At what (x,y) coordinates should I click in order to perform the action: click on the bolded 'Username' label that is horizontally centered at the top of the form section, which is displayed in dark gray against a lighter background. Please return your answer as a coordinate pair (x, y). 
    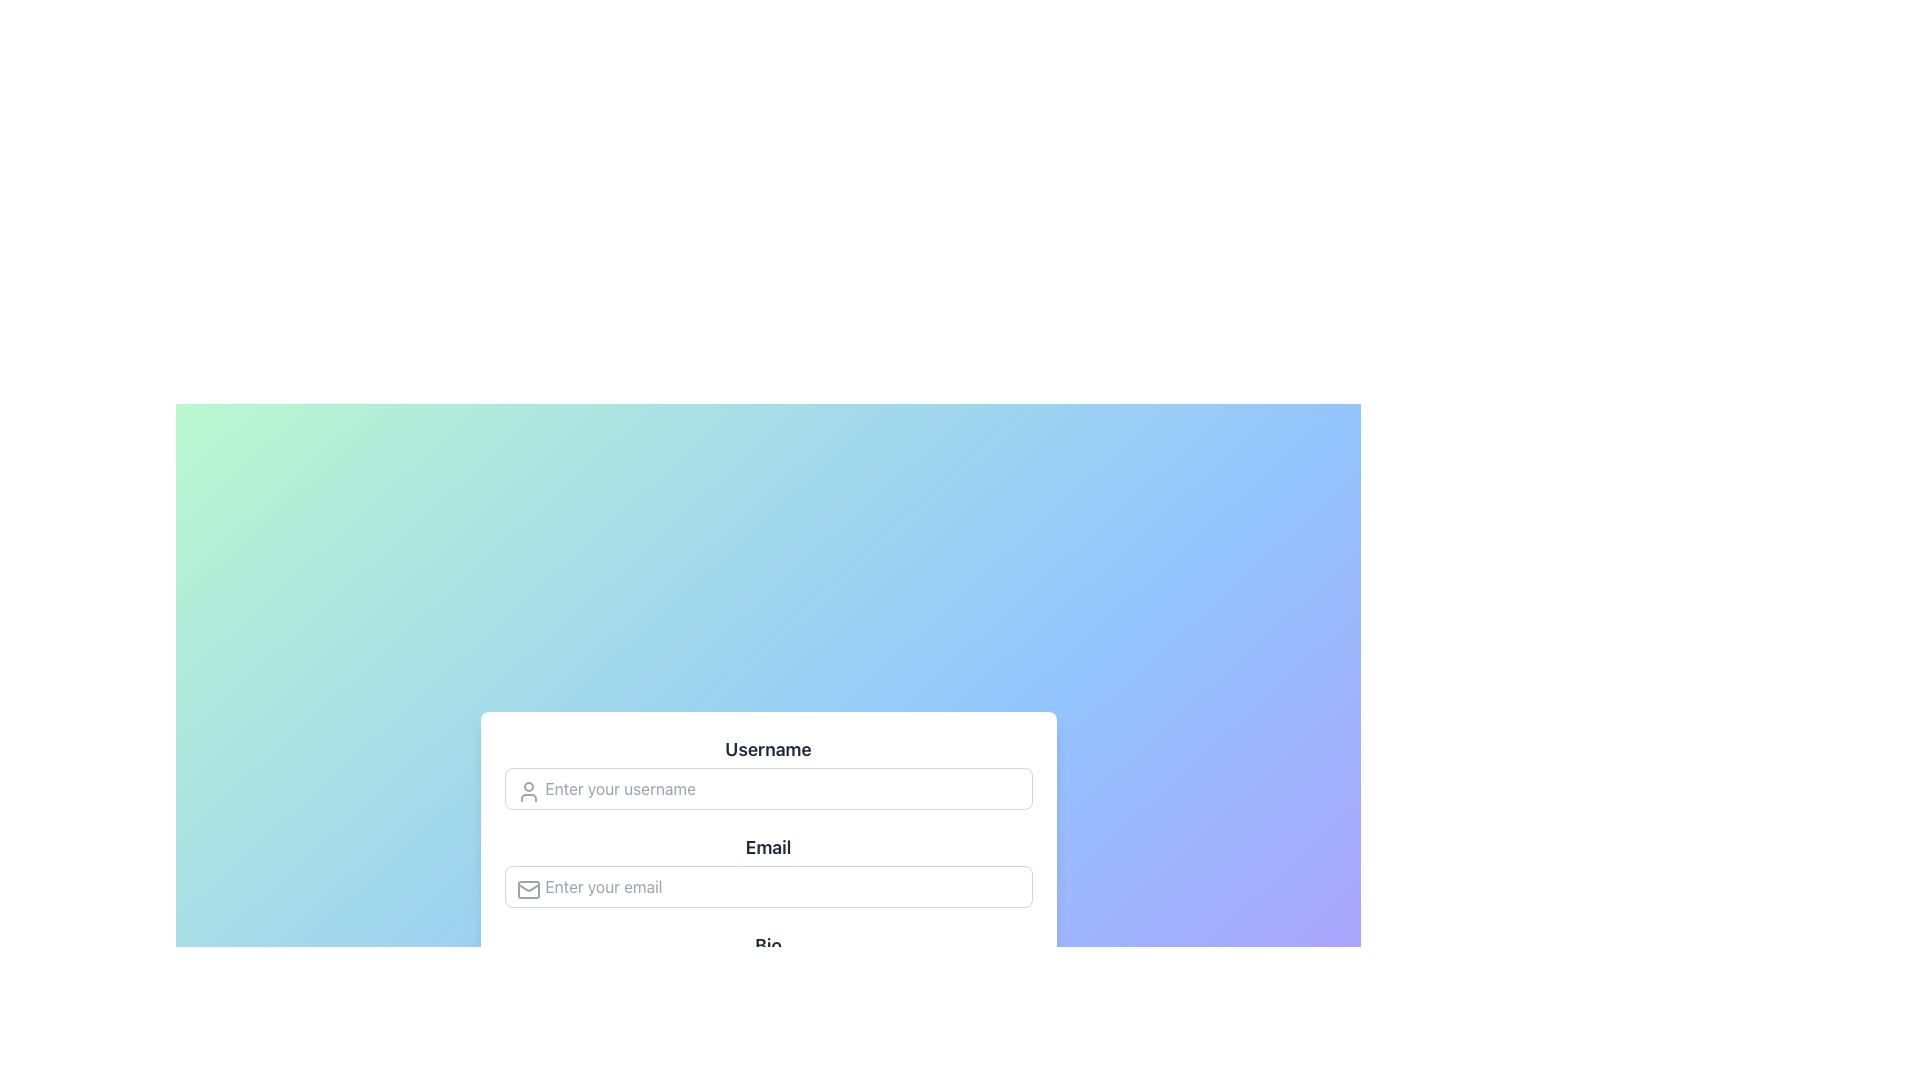
    Looking at the image, I should click on (767, 749).